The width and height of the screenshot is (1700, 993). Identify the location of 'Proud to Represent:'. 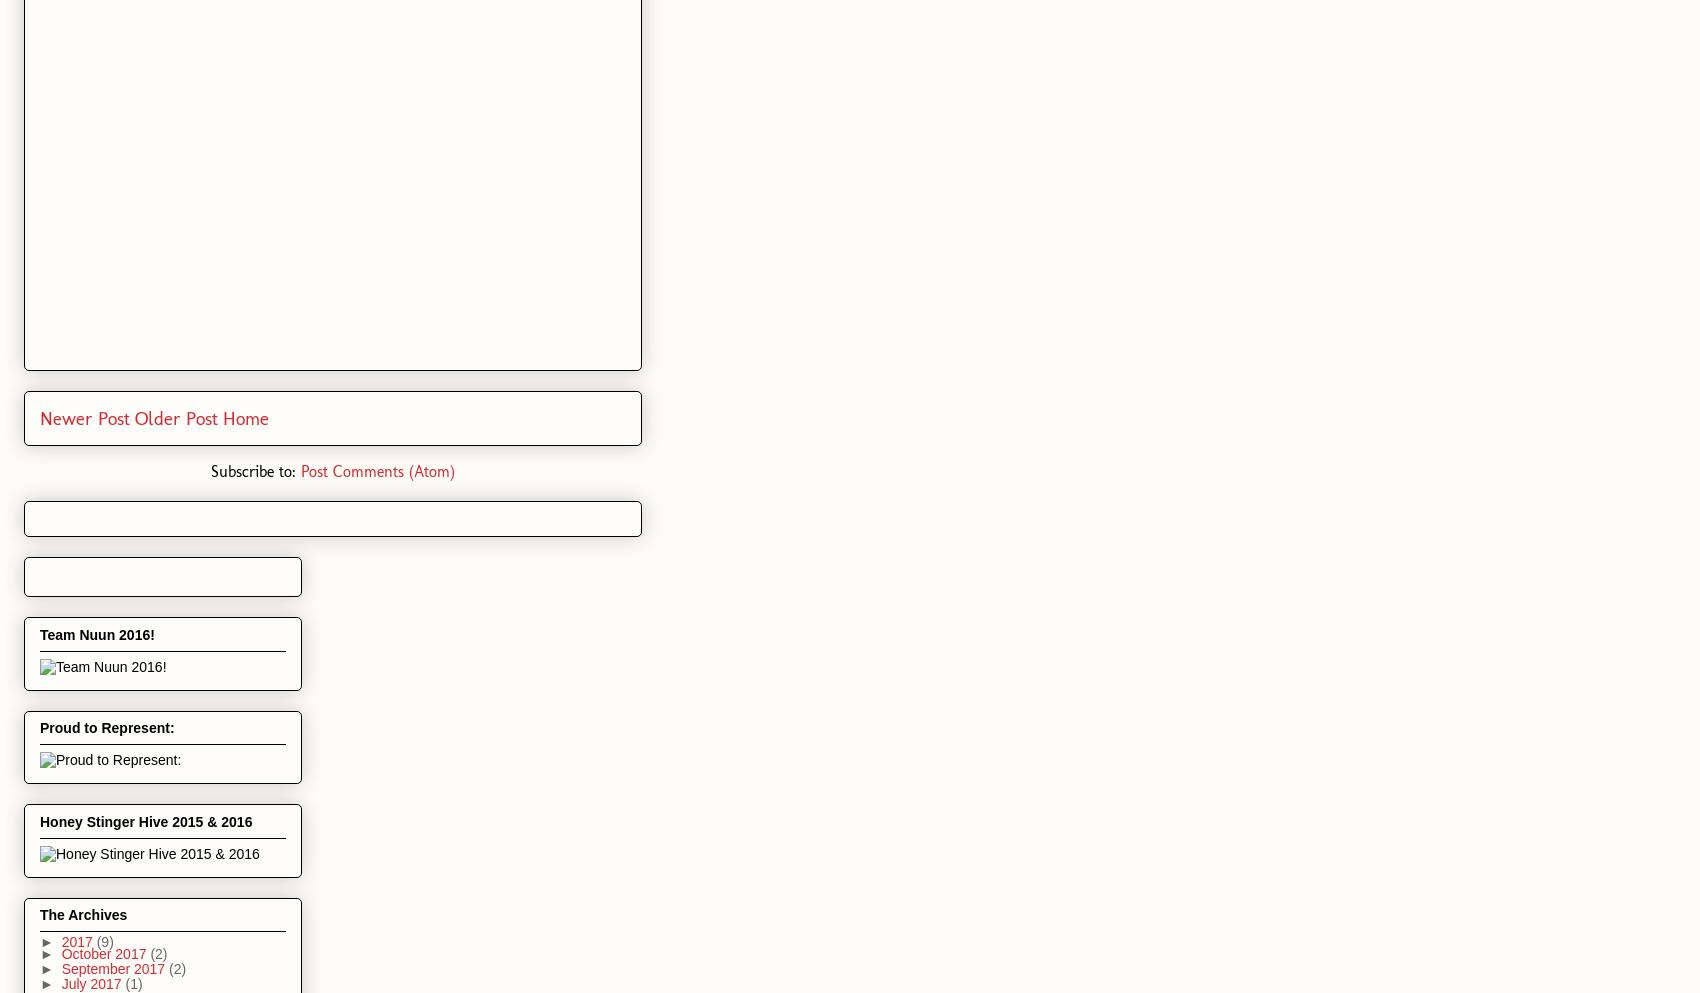
(106, 727).